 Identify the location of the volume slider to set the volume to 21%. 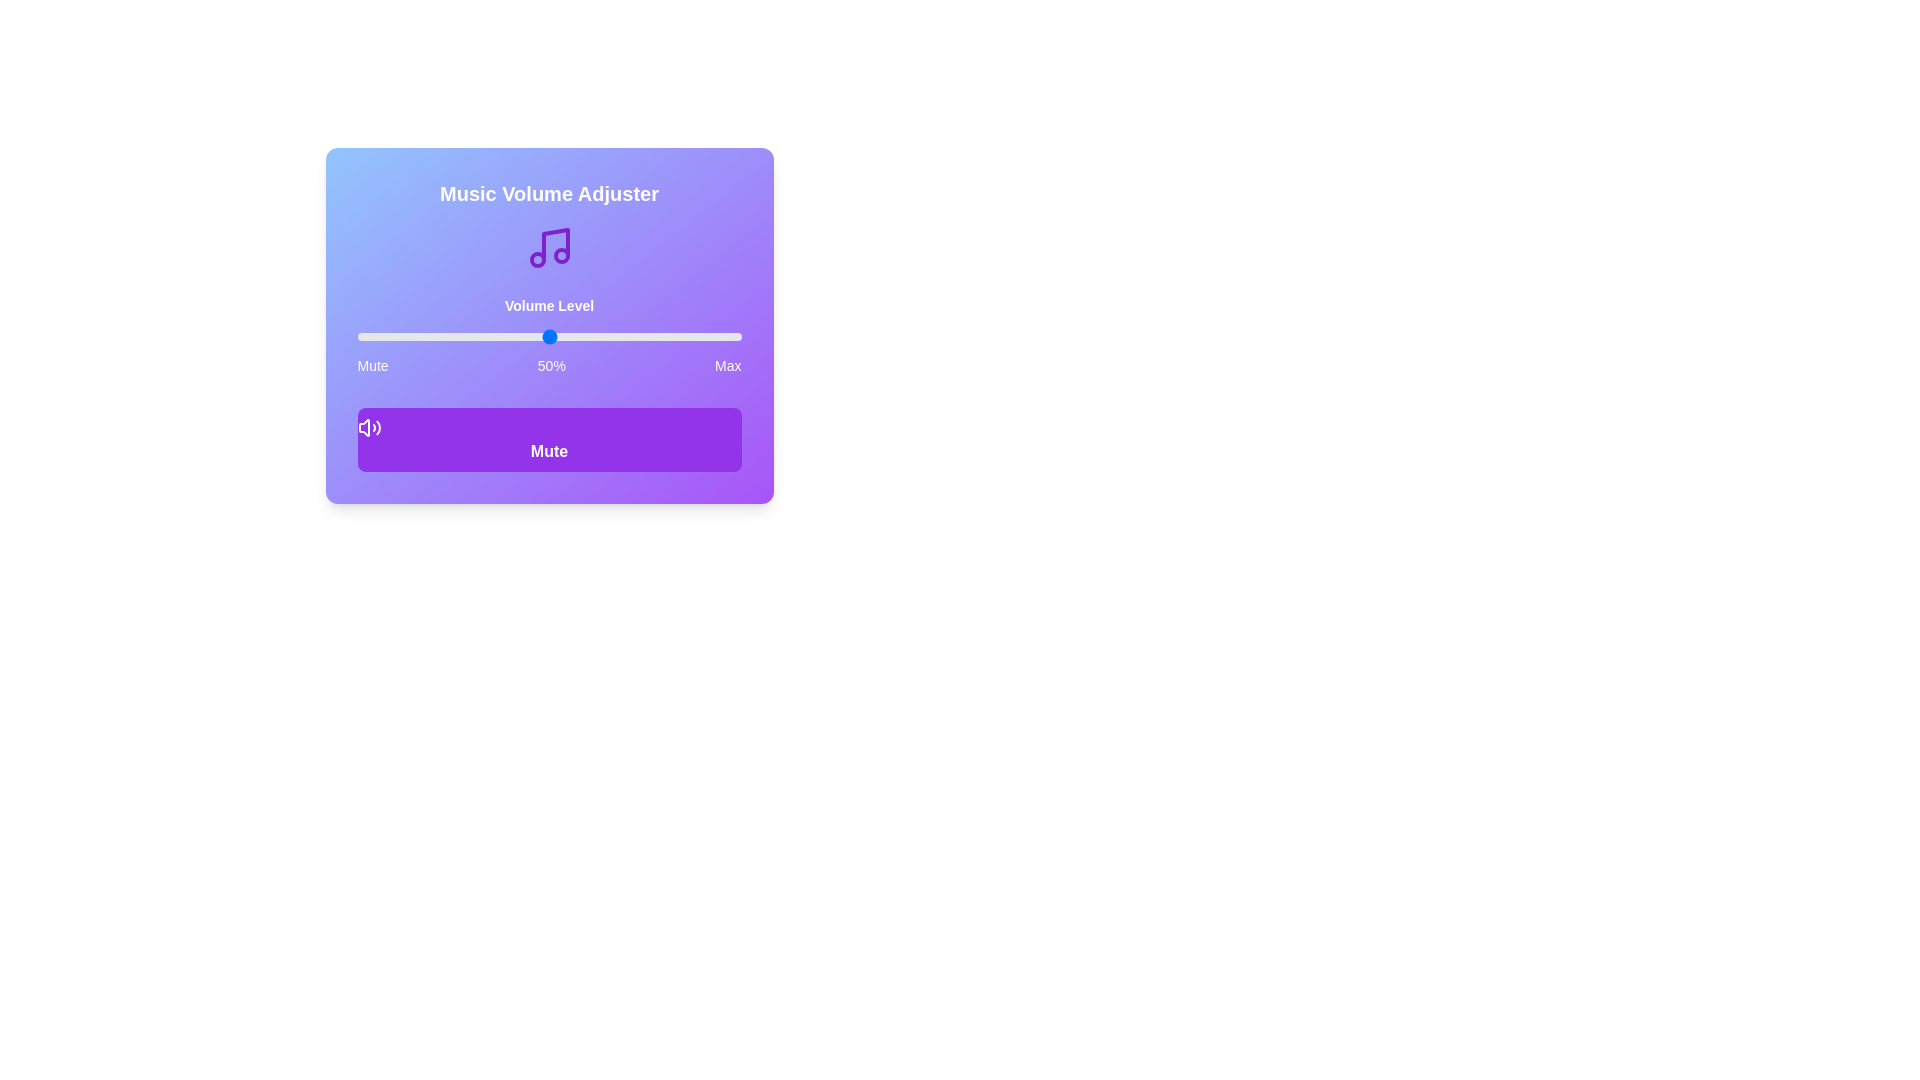
(437, 335).